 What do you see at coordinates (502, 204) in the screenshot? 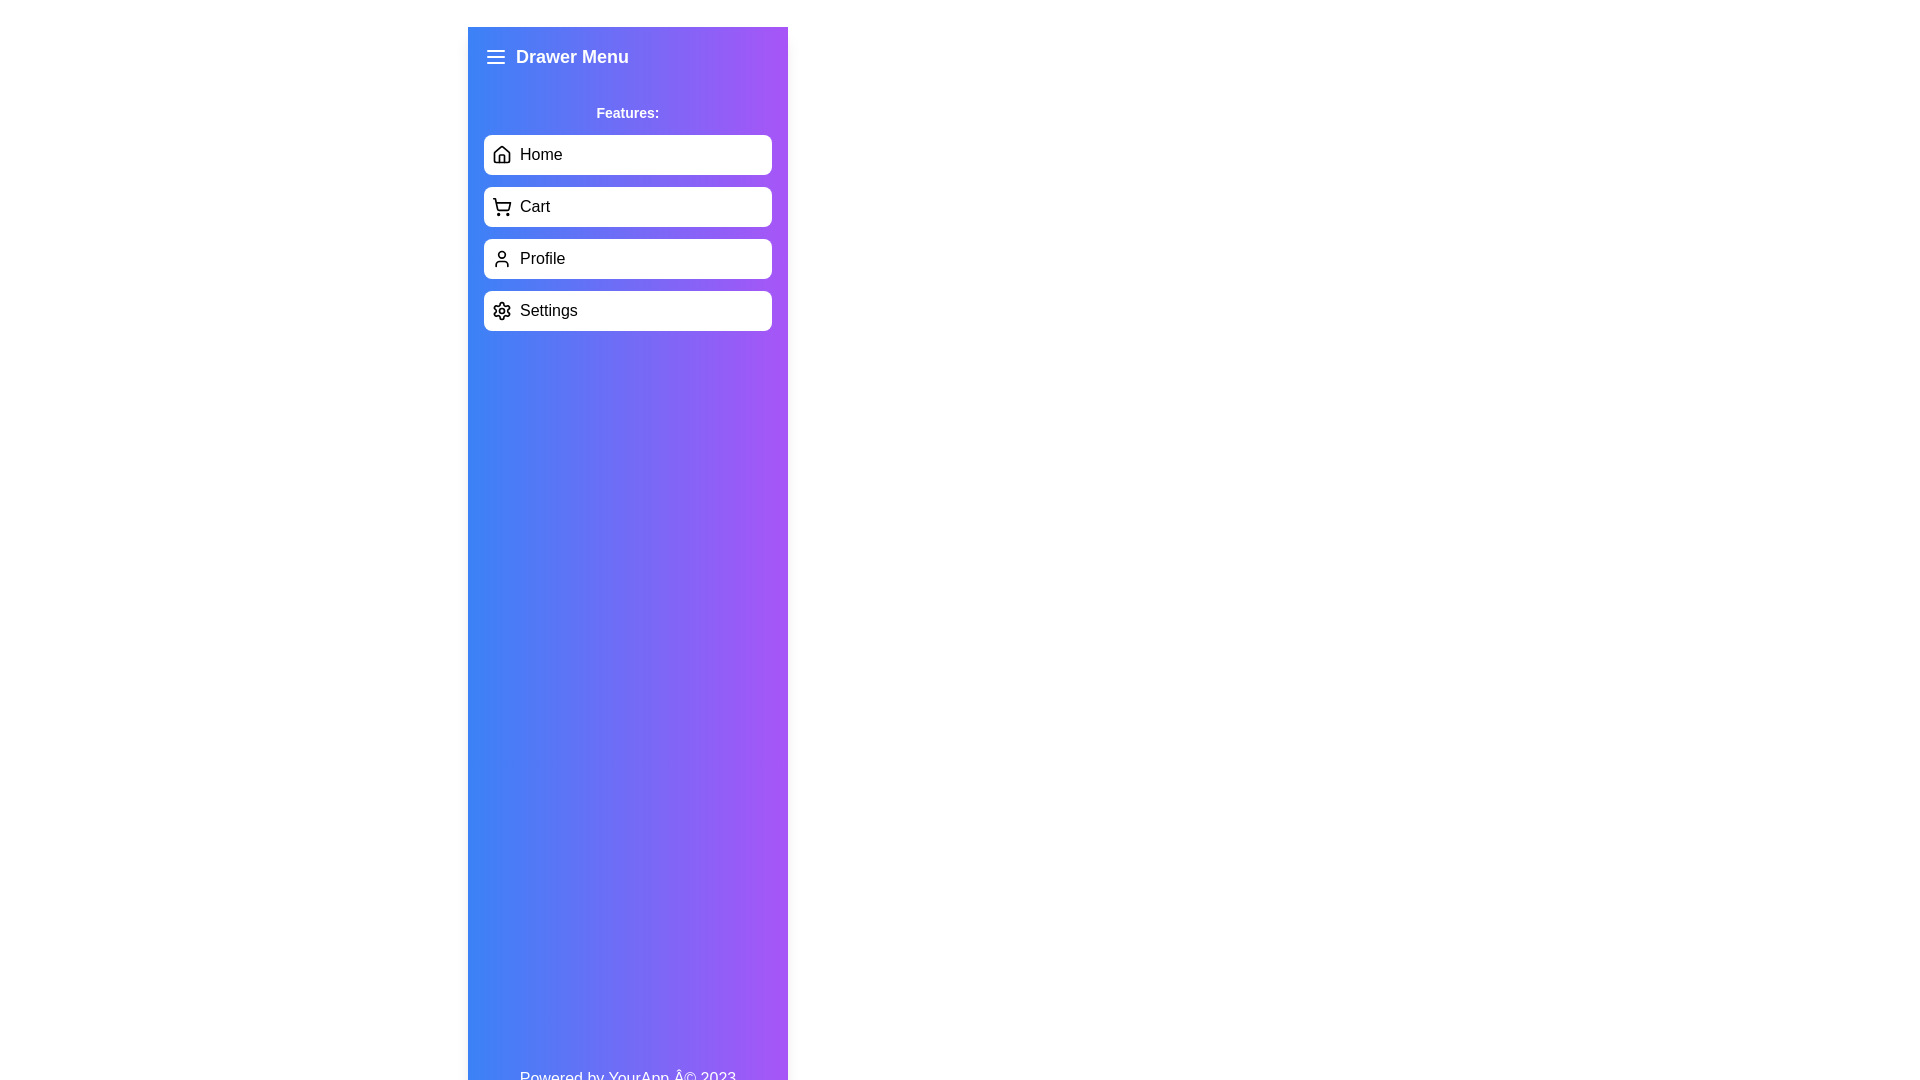
I see `the 'Cart' vector icon to interact with the shopping cart menu option` at bounding box center [502, 204].